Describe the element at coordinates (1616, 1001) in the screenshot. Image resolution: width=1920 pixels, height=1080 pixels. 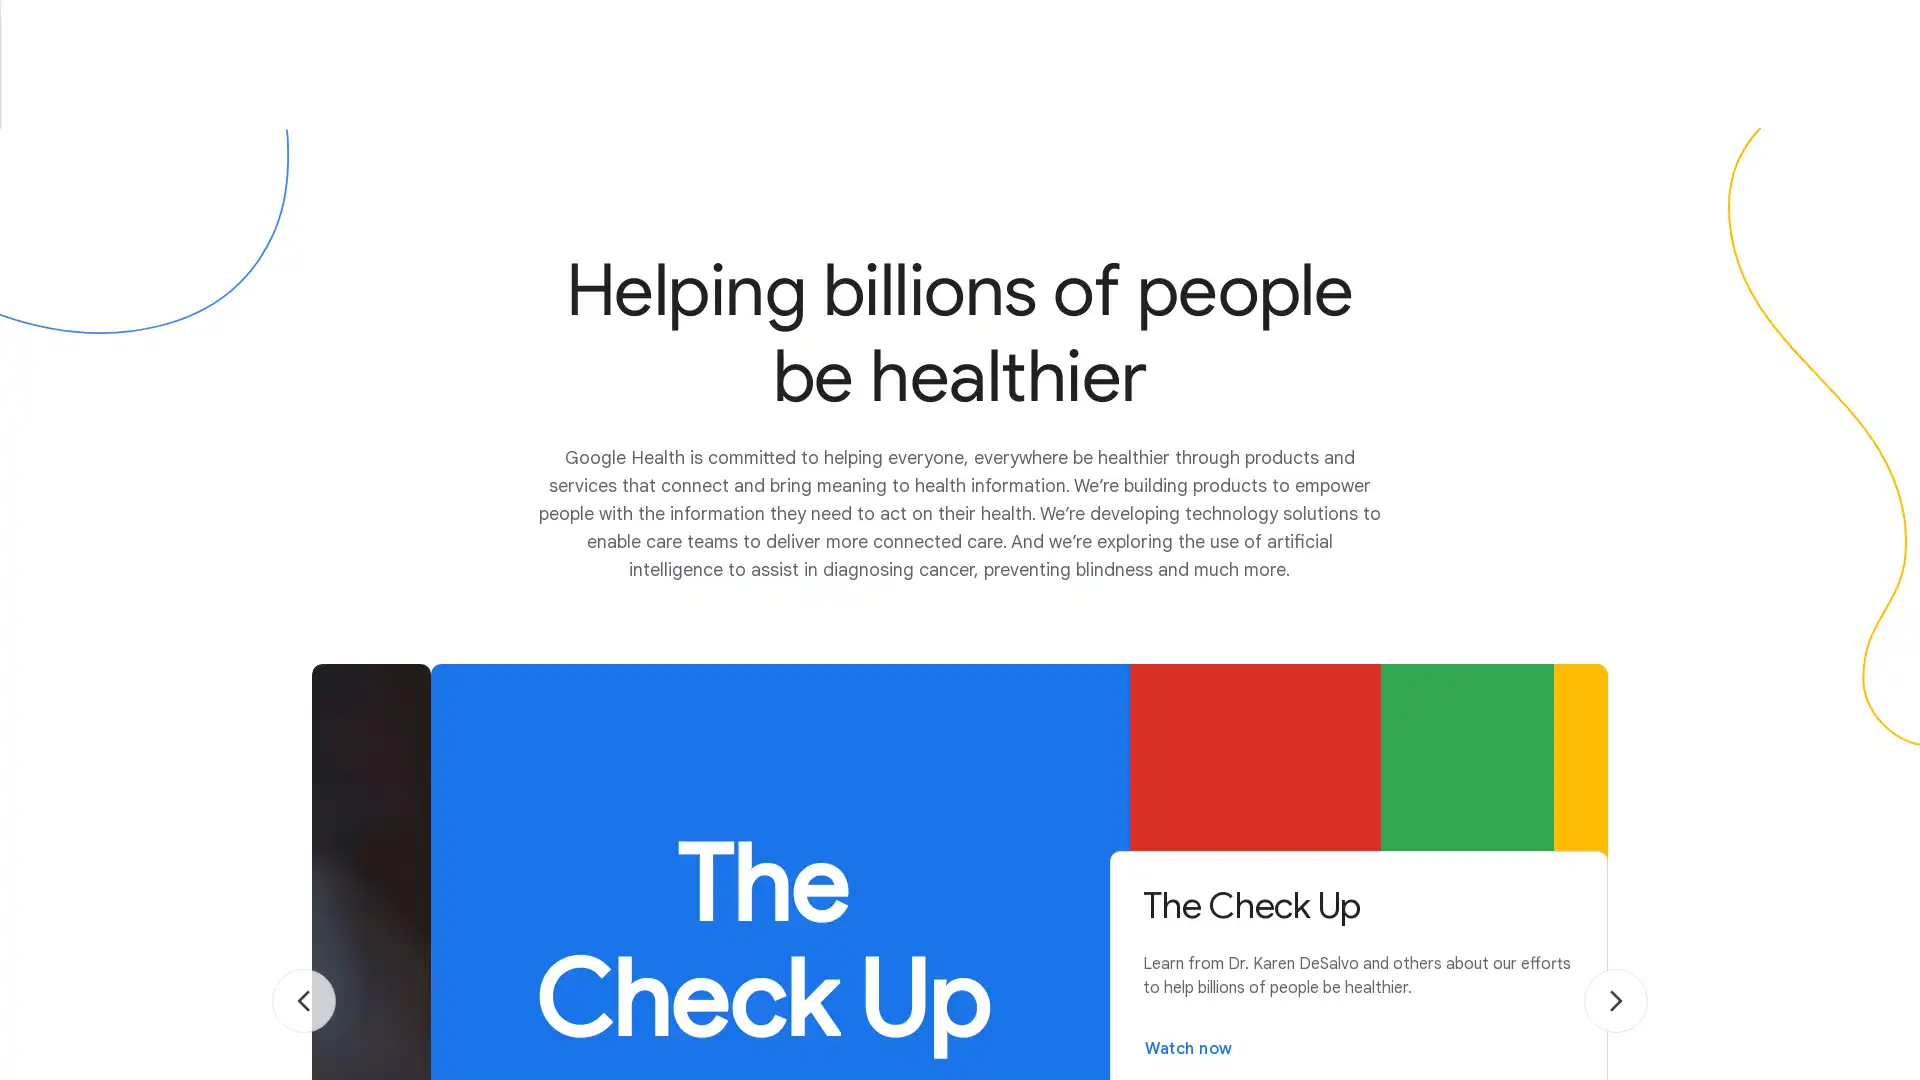
I see `Next slide` at that location.